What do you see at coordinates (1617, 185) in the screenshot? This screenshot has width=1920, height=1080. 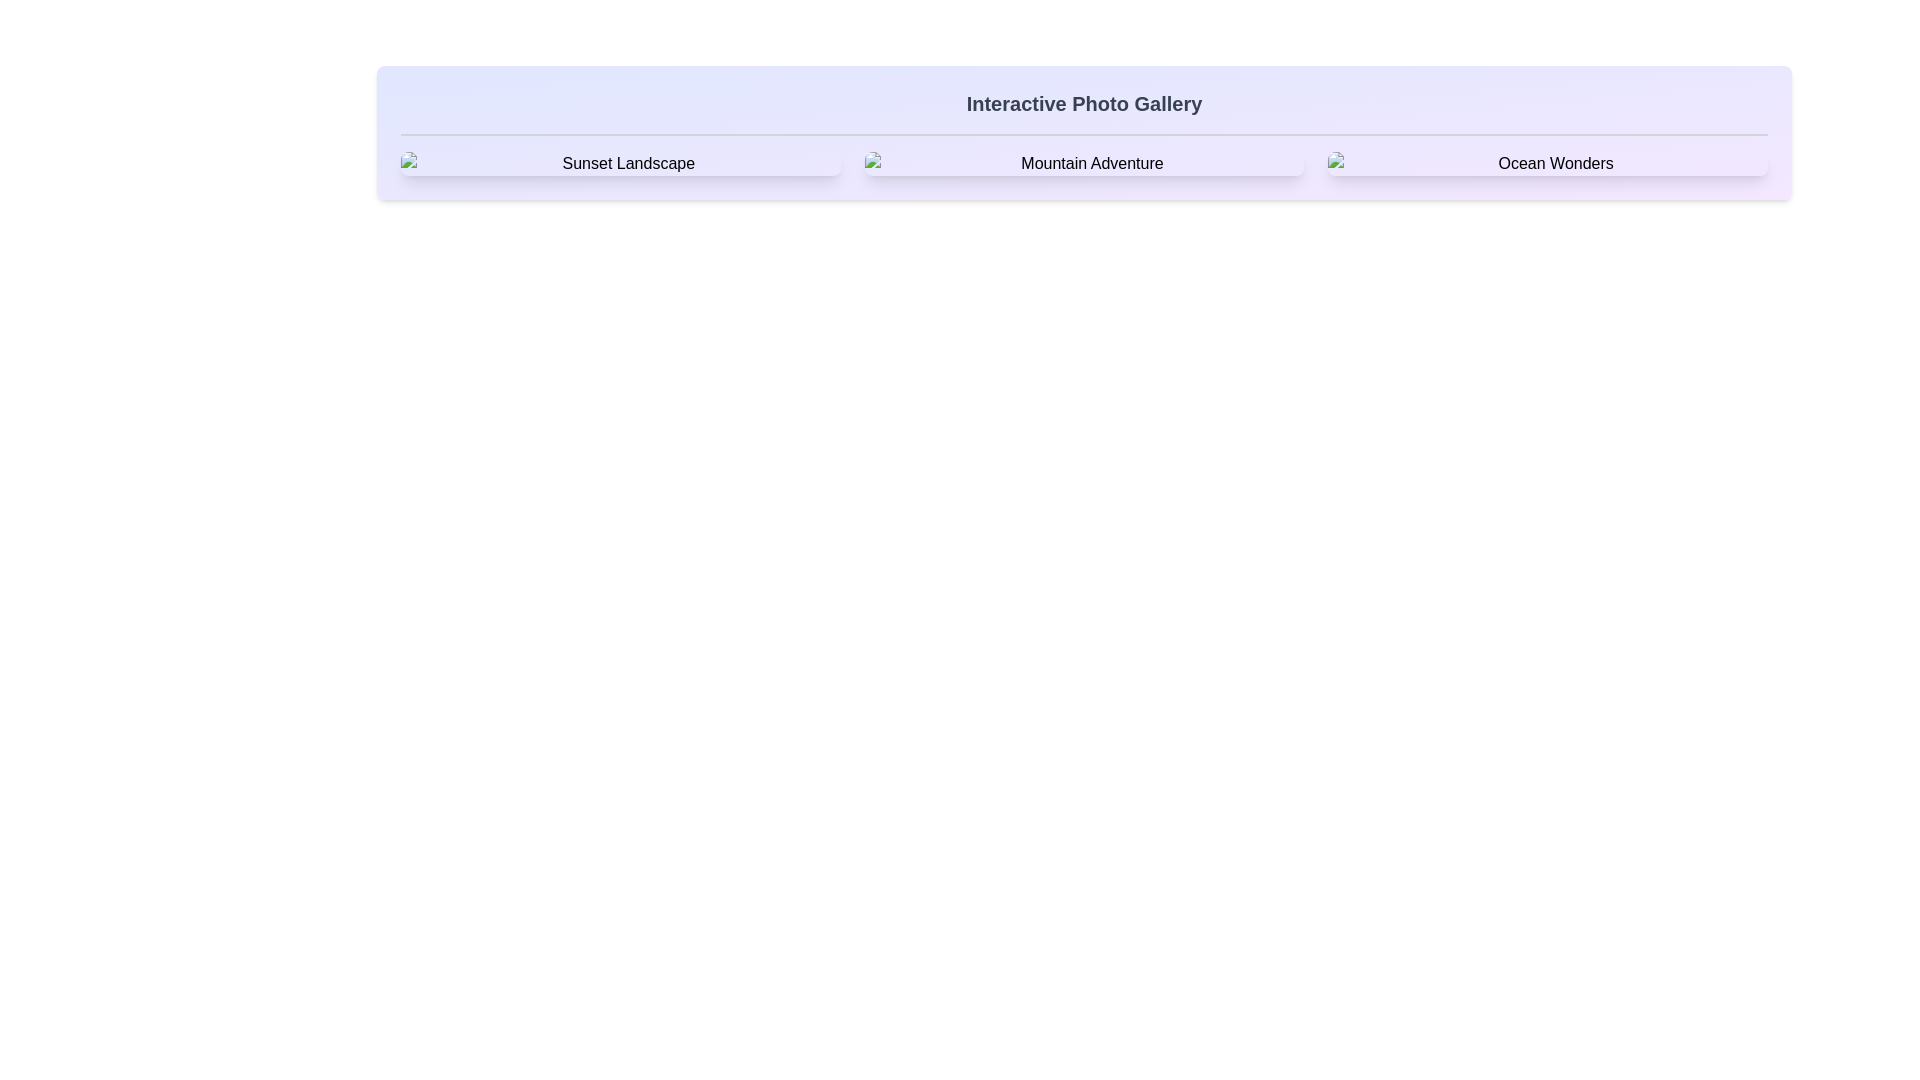 I see `the text content 'Like' within the rightmost button of the 'Ocean Wonders' component, which indicates an action to express approval` at bounding box center [1617, 185].